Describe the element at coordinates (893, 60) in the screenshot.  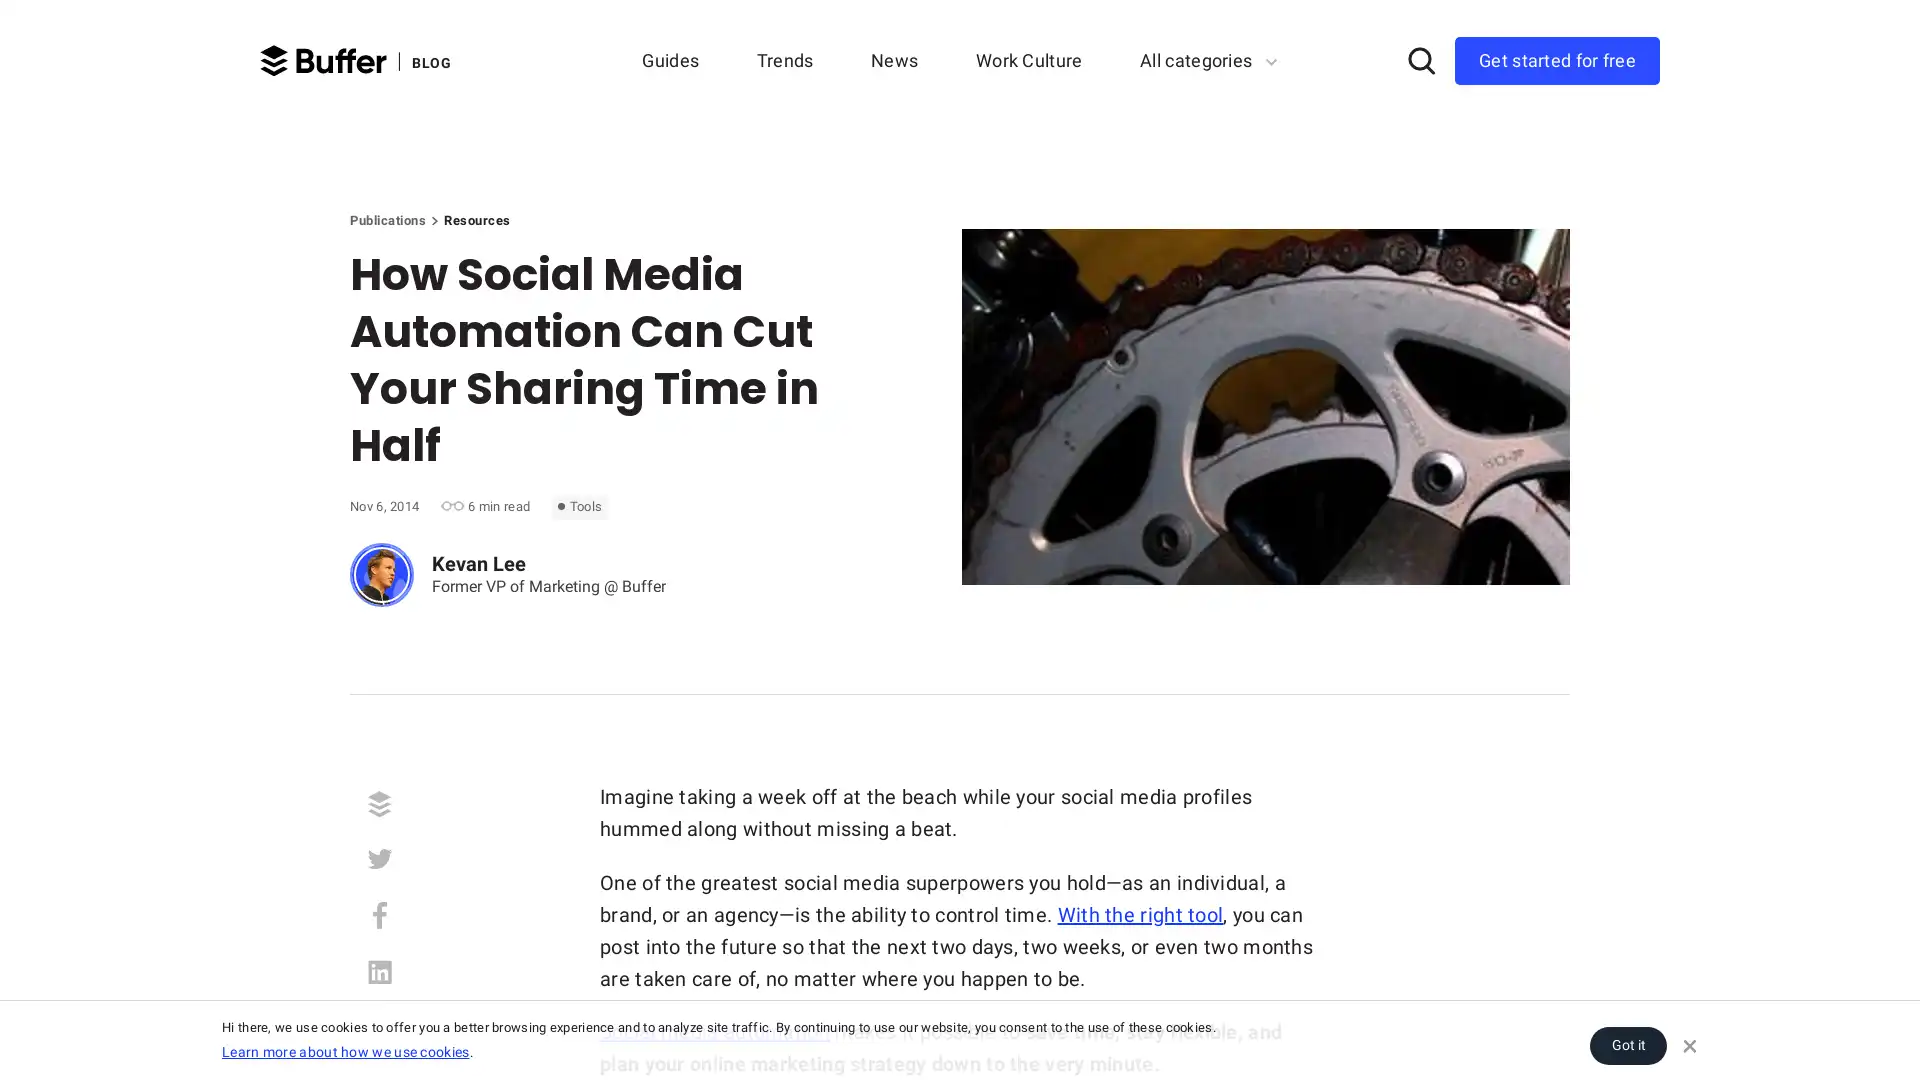
I see `News` at that location.